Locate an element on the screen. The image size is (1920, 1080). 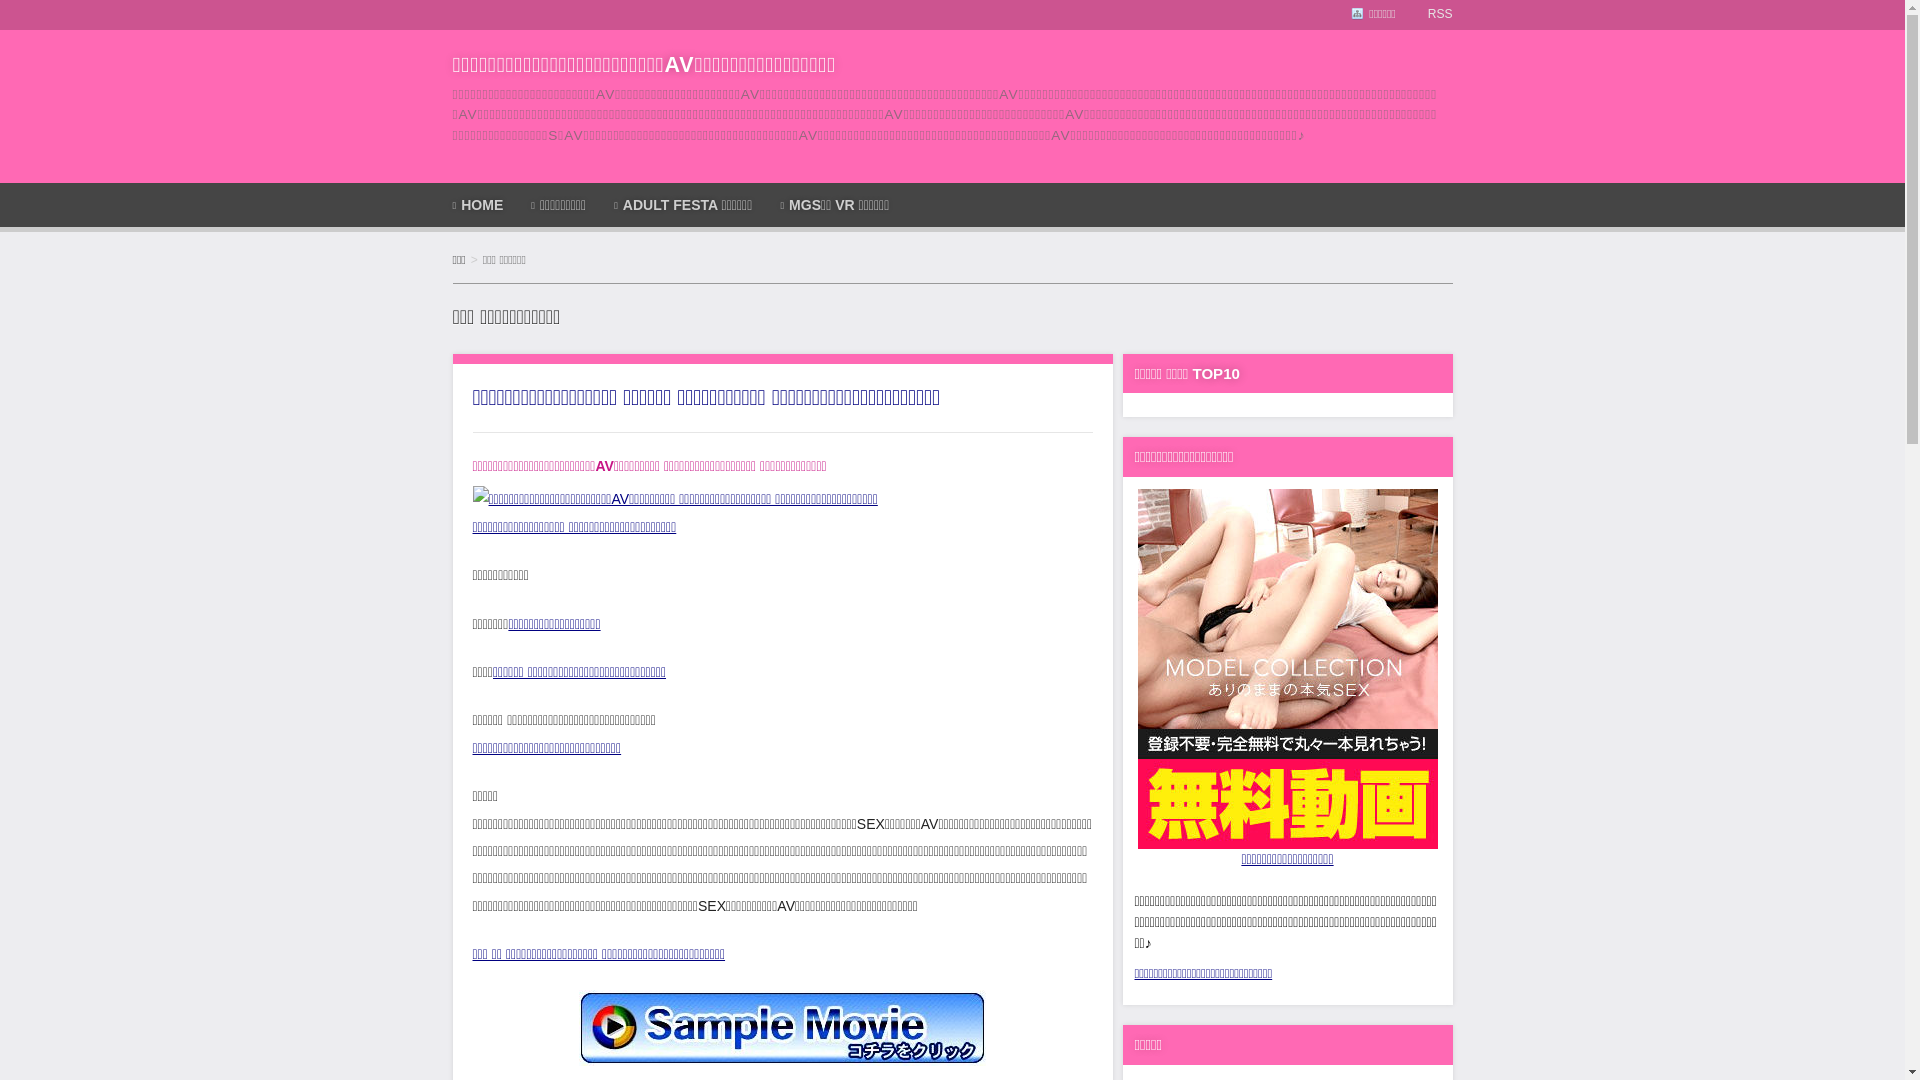
'HOME' is located at coordinates (481, 204).